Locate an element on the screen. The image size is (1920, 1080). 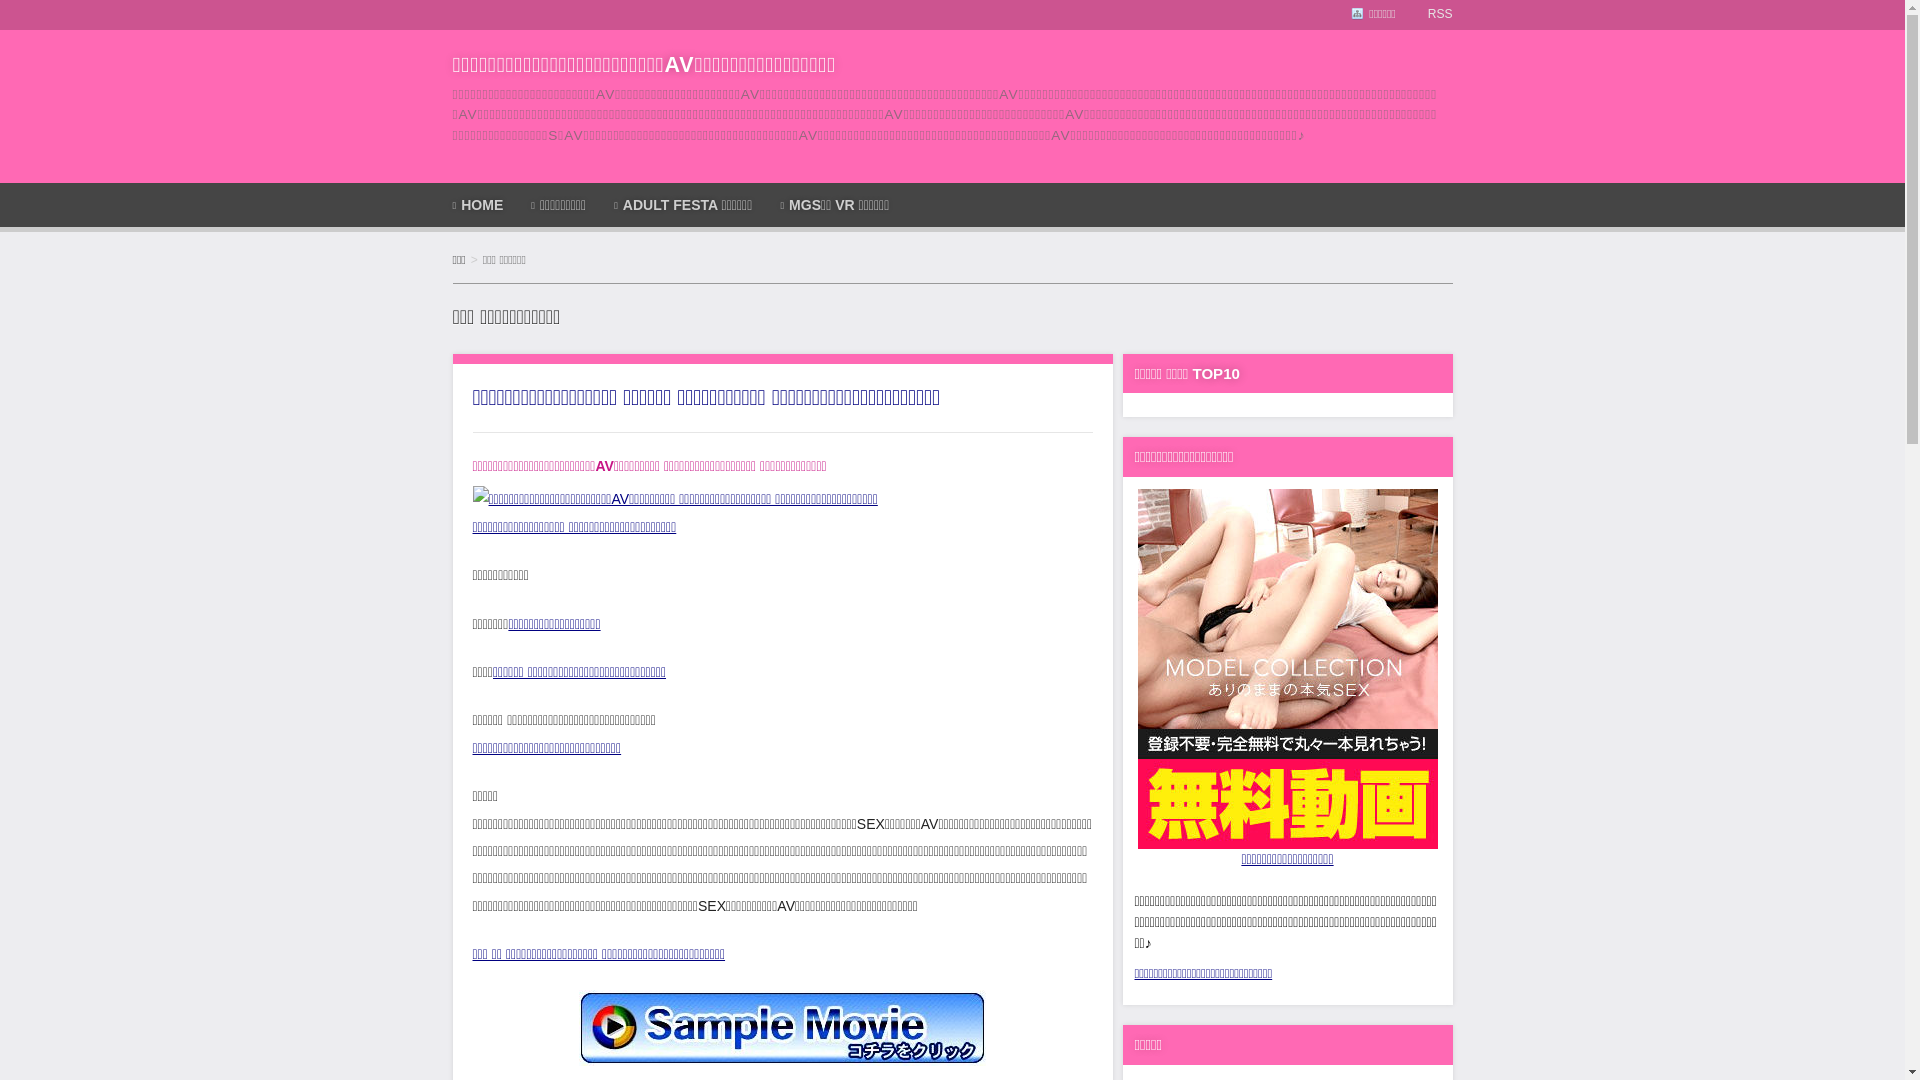
'HOME' is located at coordinates (481, 204).